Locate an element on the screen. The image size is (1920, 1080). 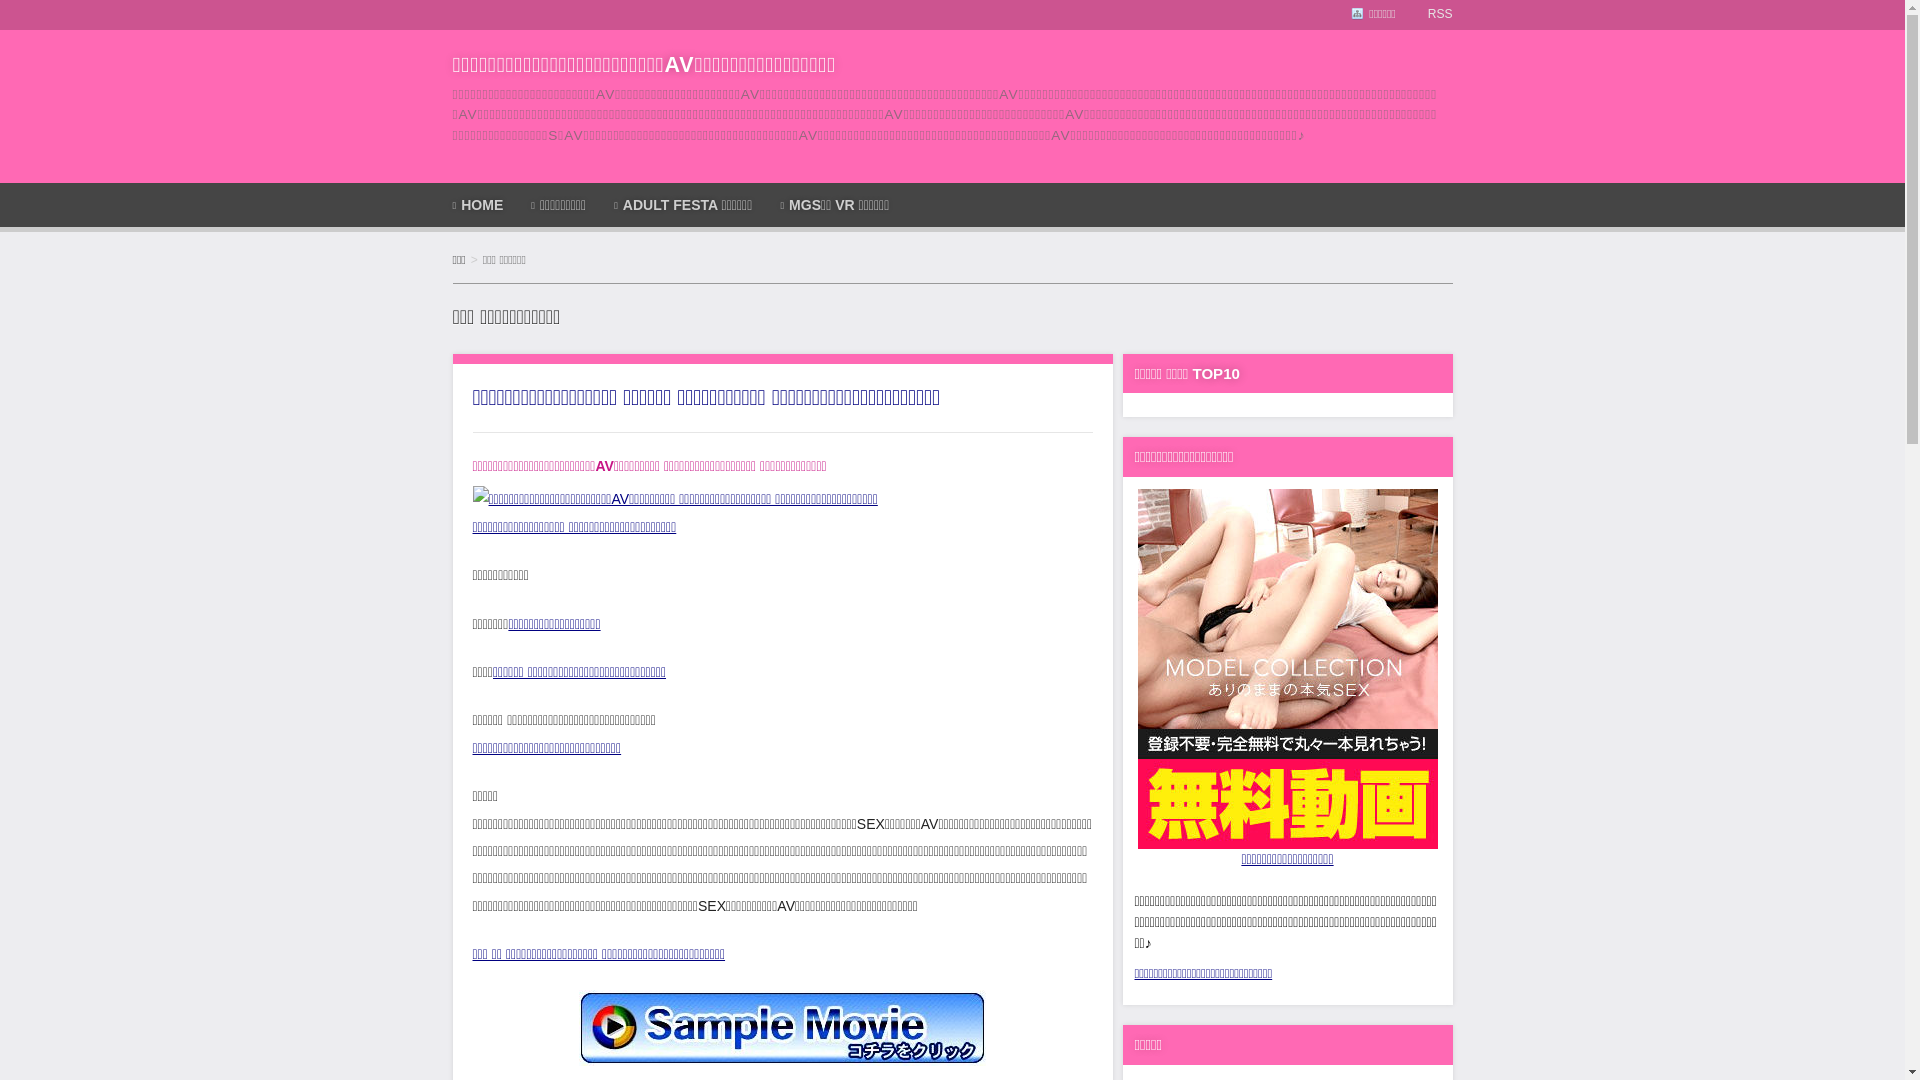
'HOME' is located at coordinates (481, 204).